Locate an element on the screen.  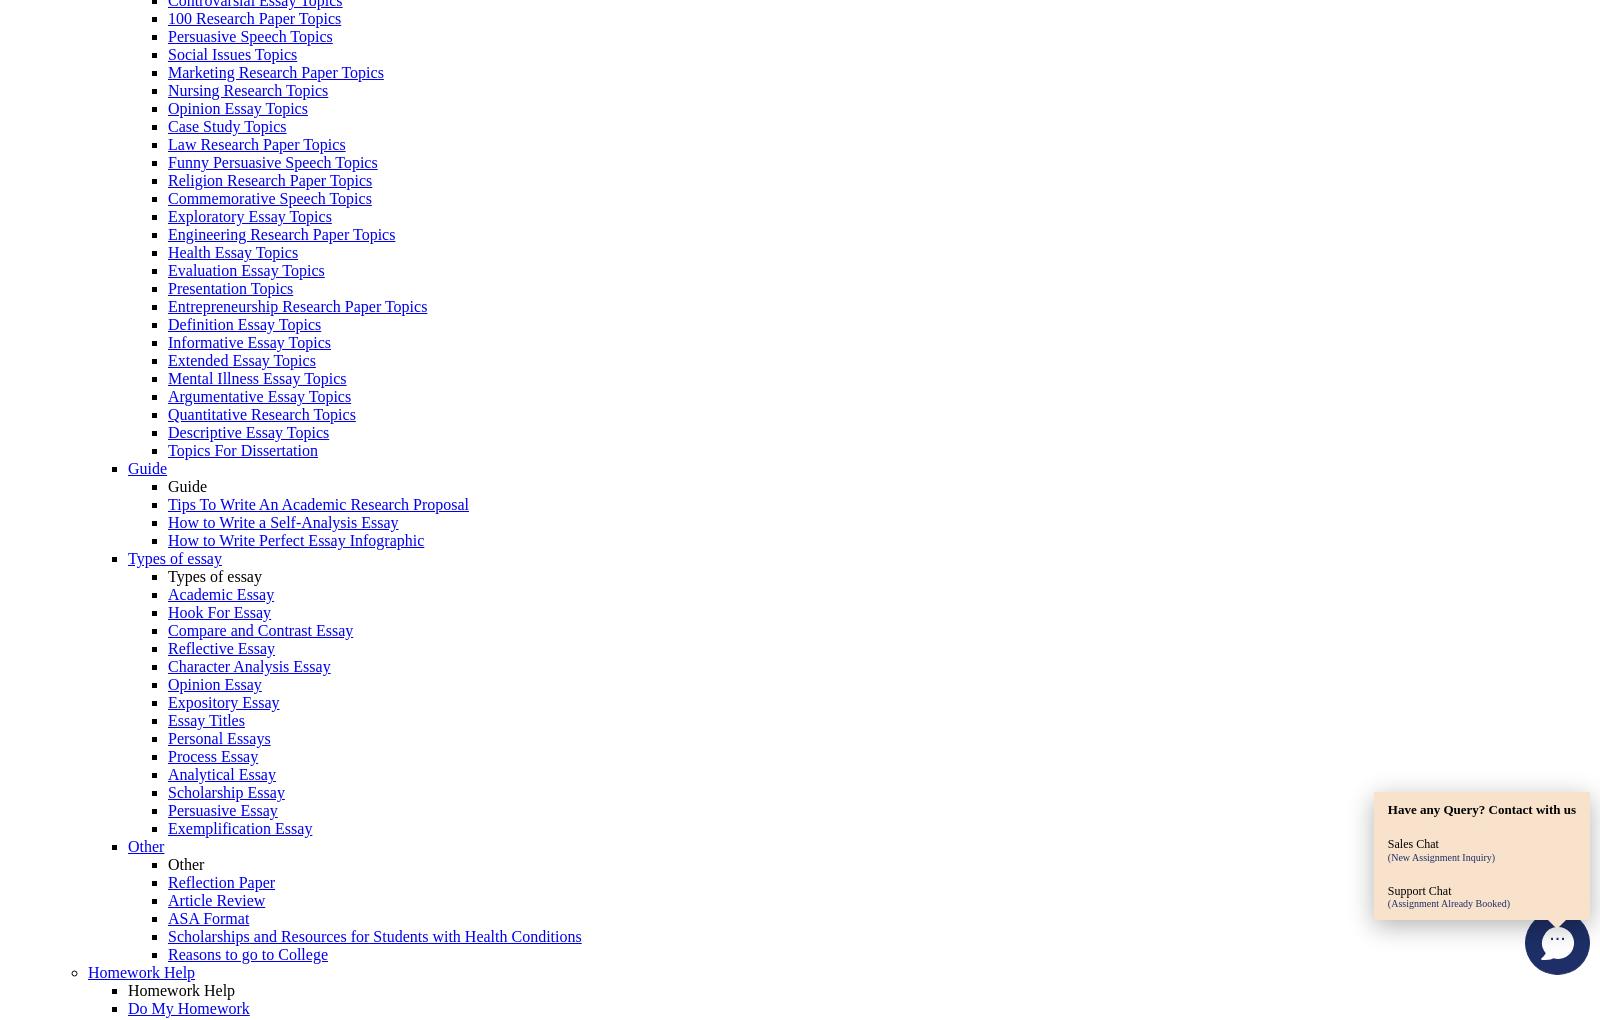
'Compare and Contrast Essay' is located at coordinates (260, 629).